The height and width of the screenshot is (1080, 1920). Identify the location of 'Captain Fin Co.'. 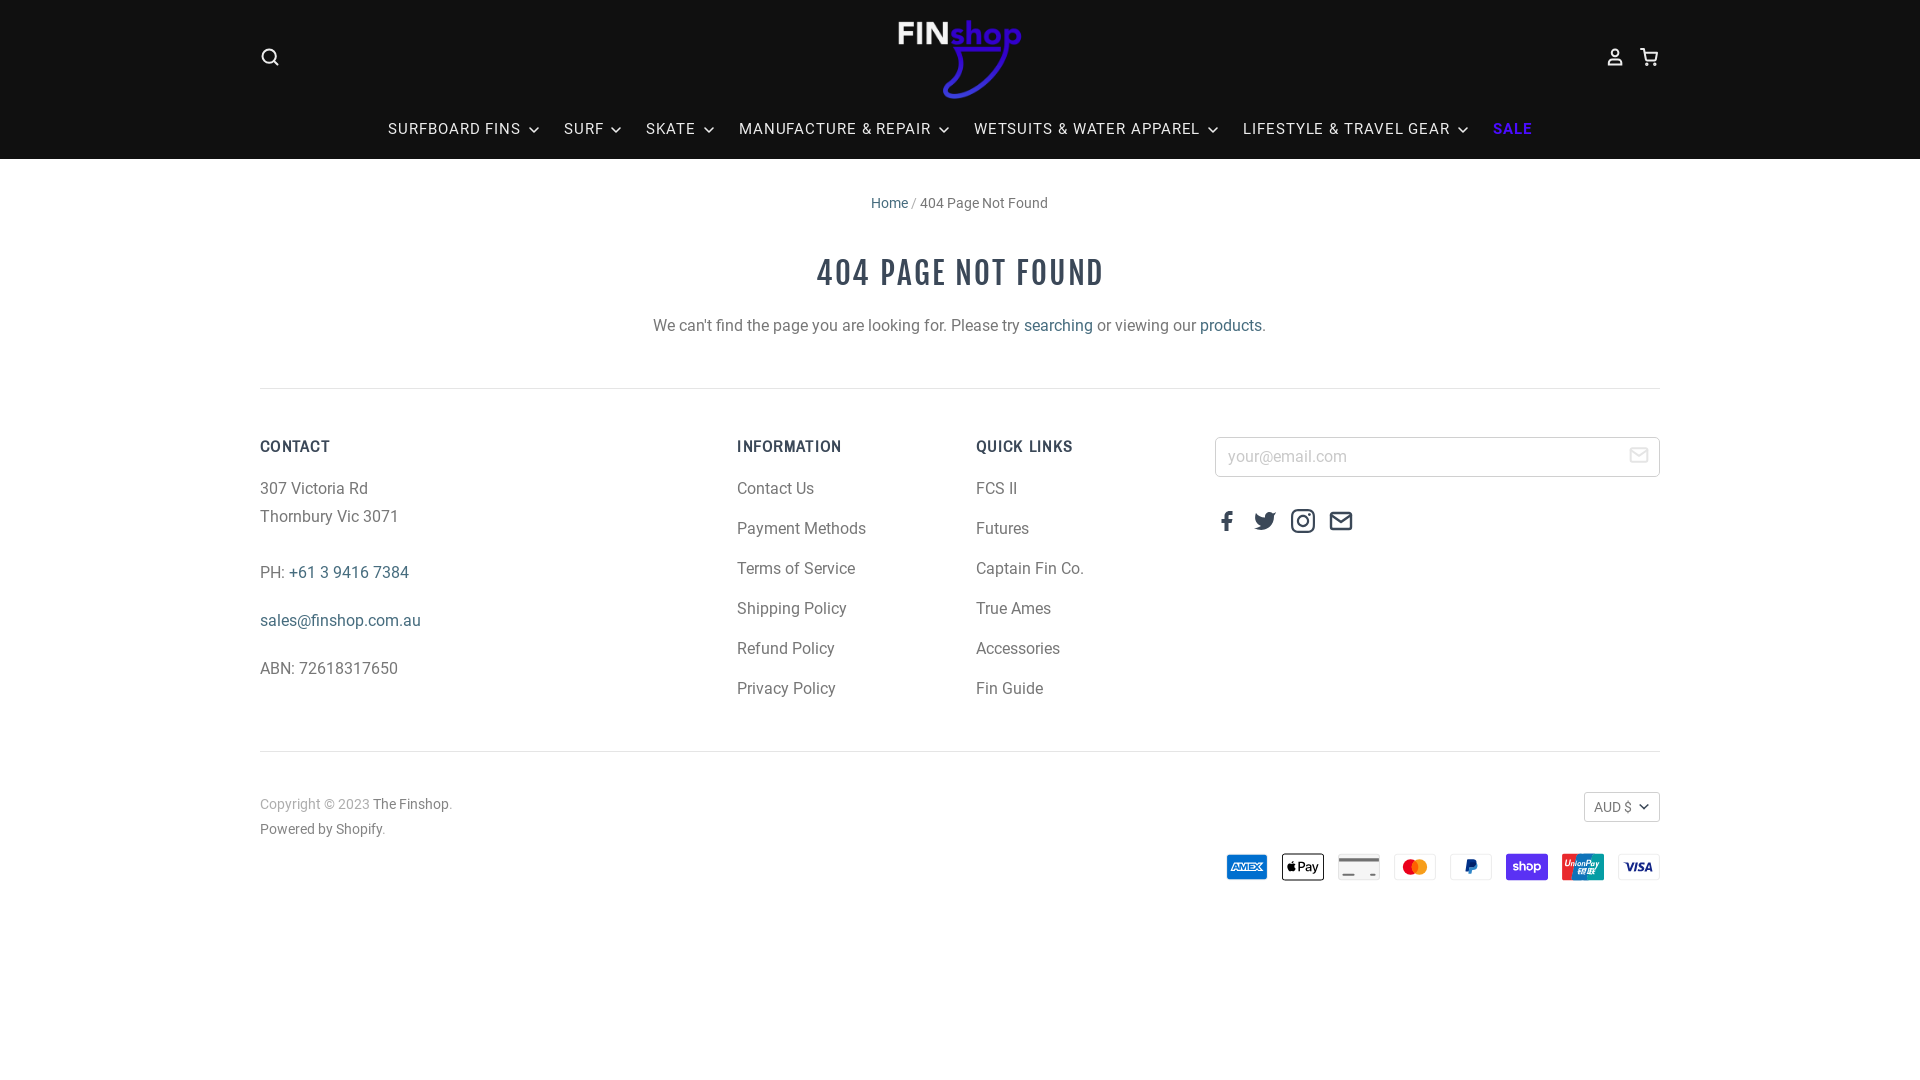
(1030, 568).